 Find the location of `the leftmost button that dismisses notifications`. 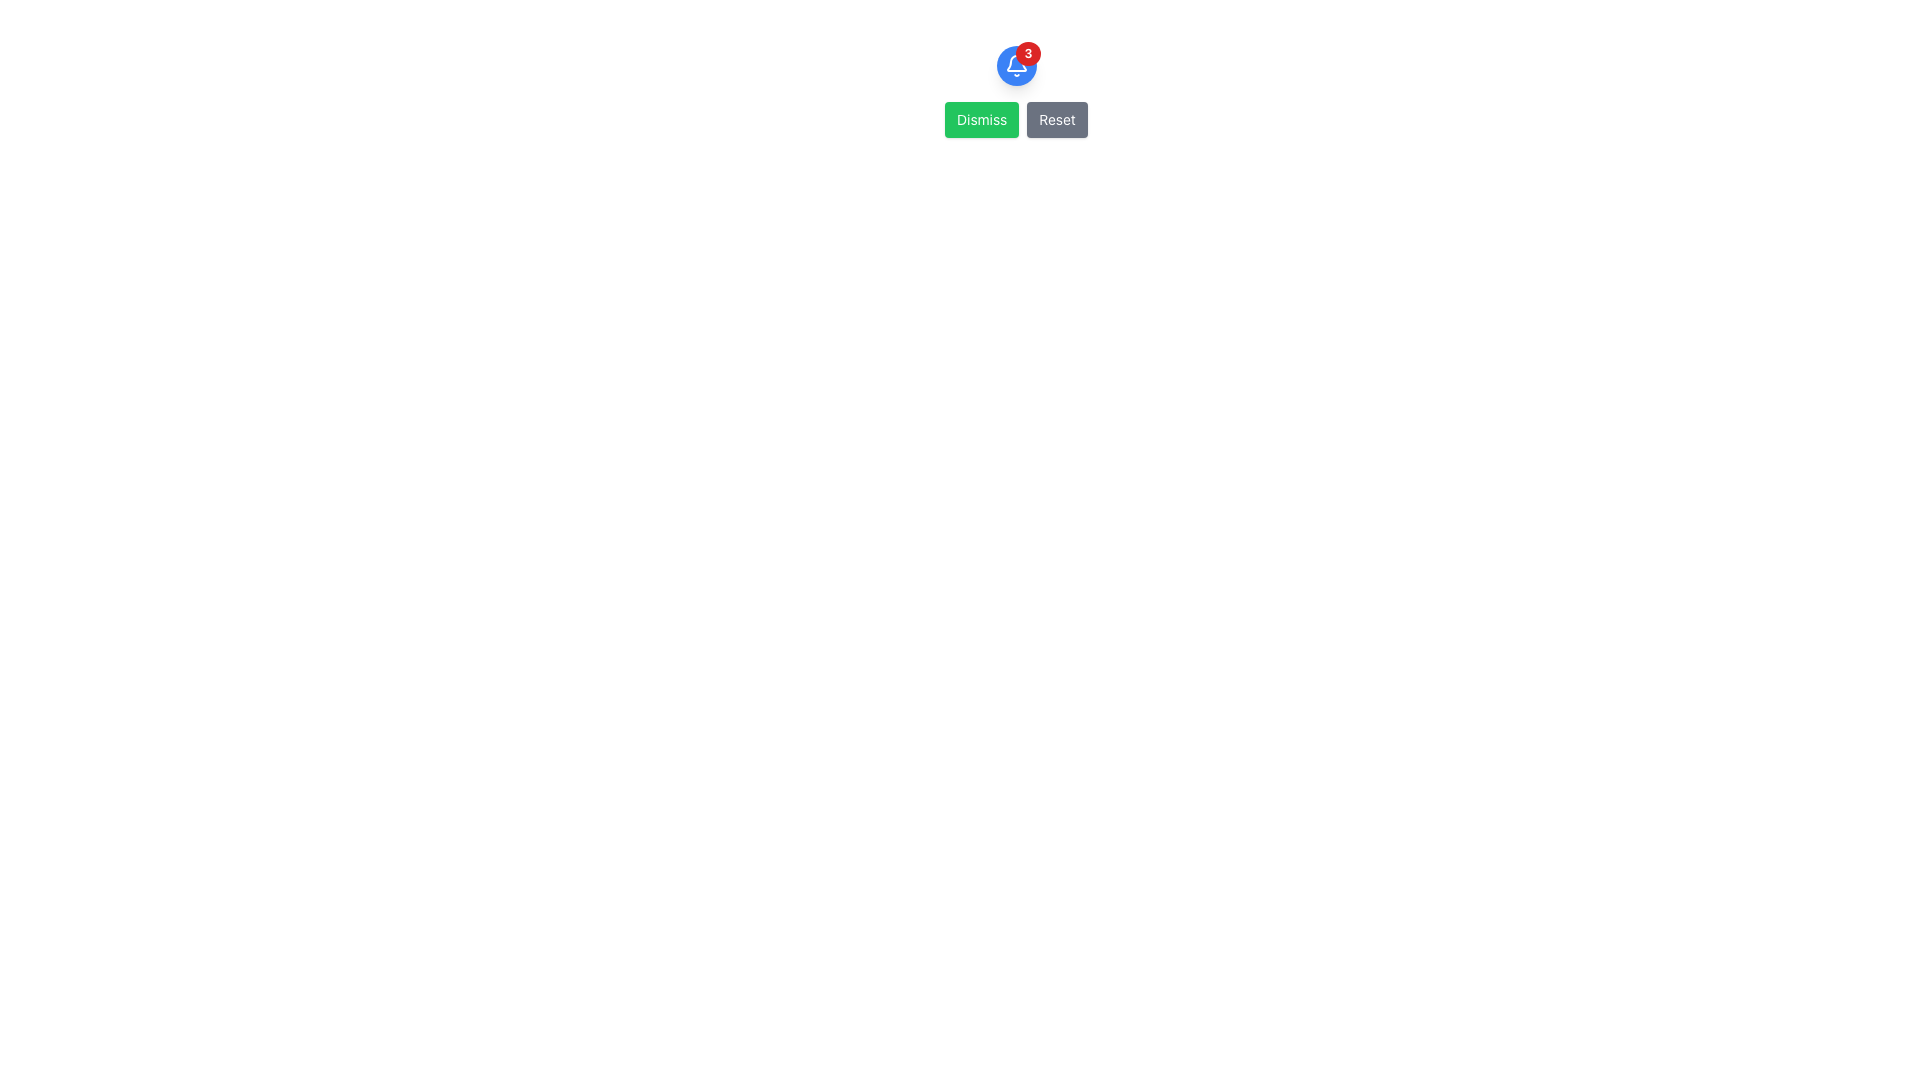

the leftmost button that dismisses notifications is located at coordinates (982, 119).